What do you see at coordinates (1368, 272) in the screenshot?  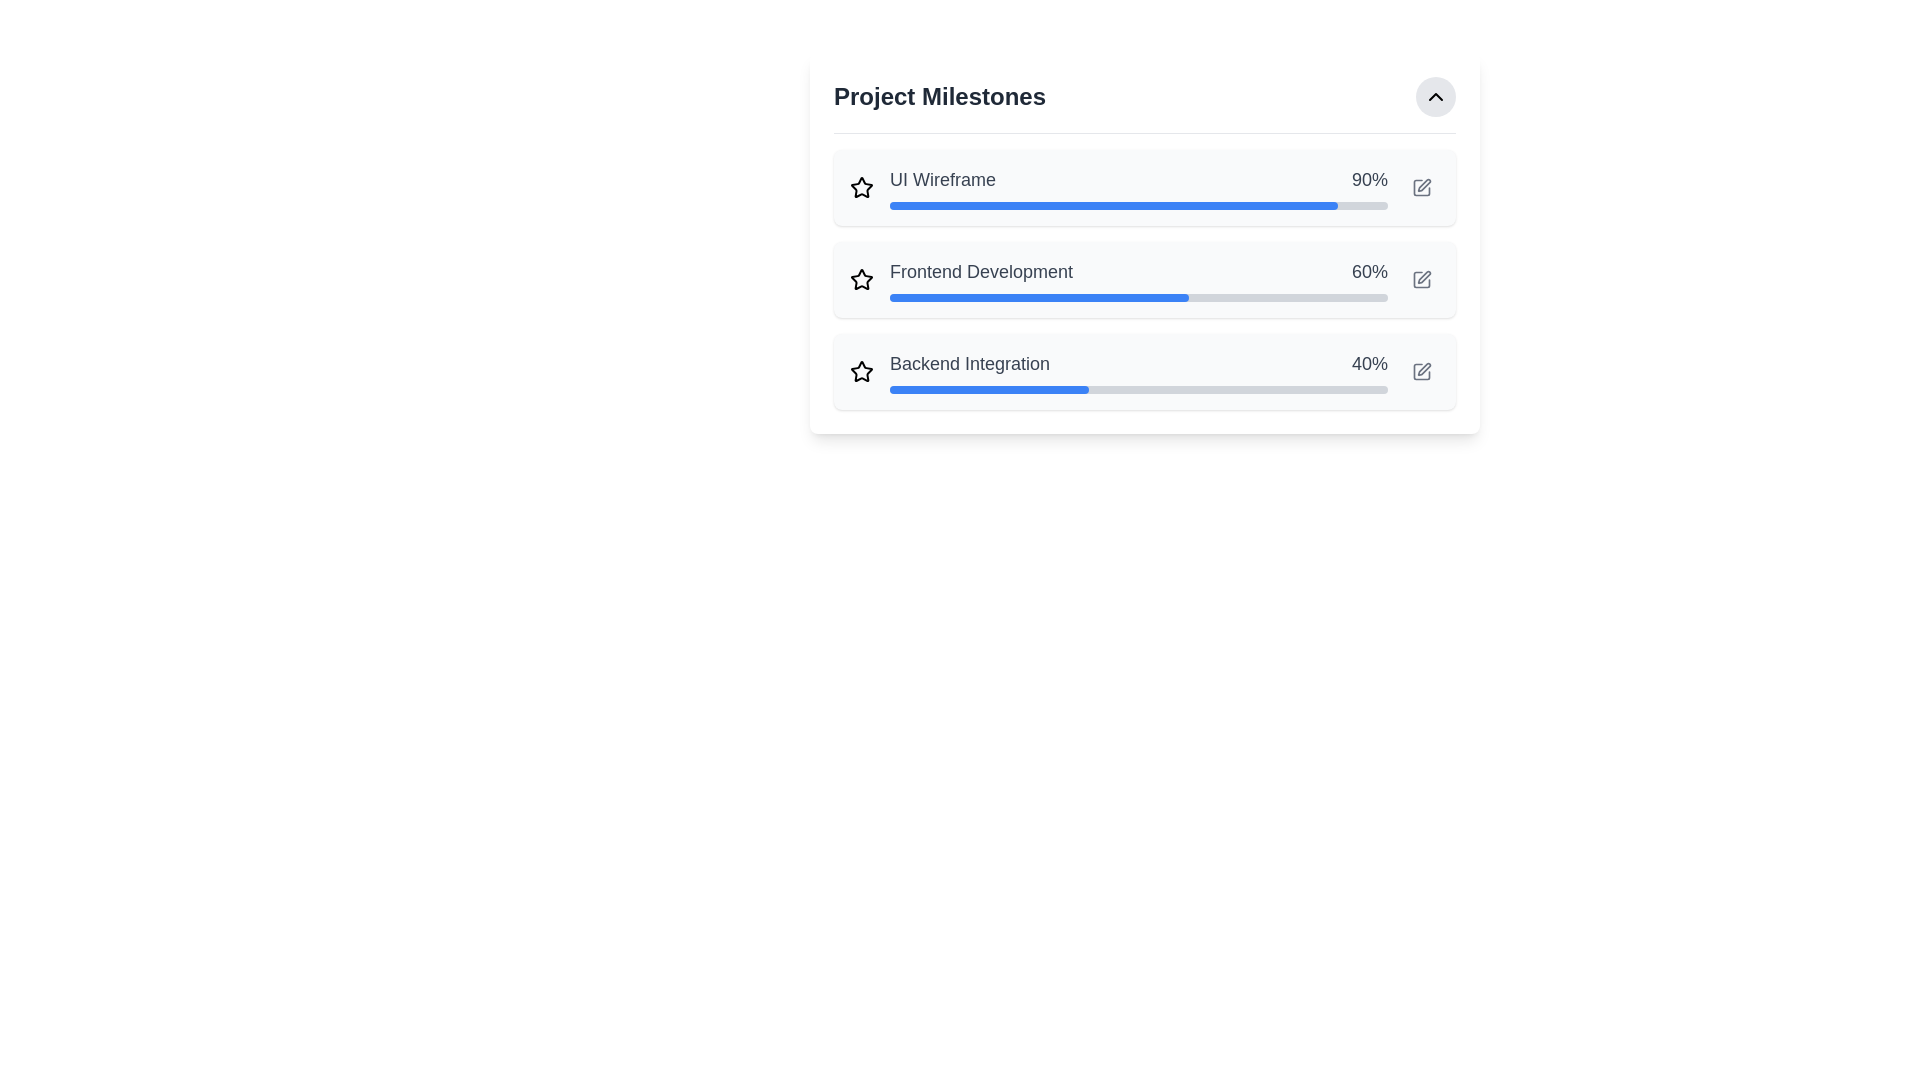 I see `the text element displaying '60%' in bold dark-gray font, which represents the completion percentage for 'Frontend Development'` at bounding box center [1368, 272].